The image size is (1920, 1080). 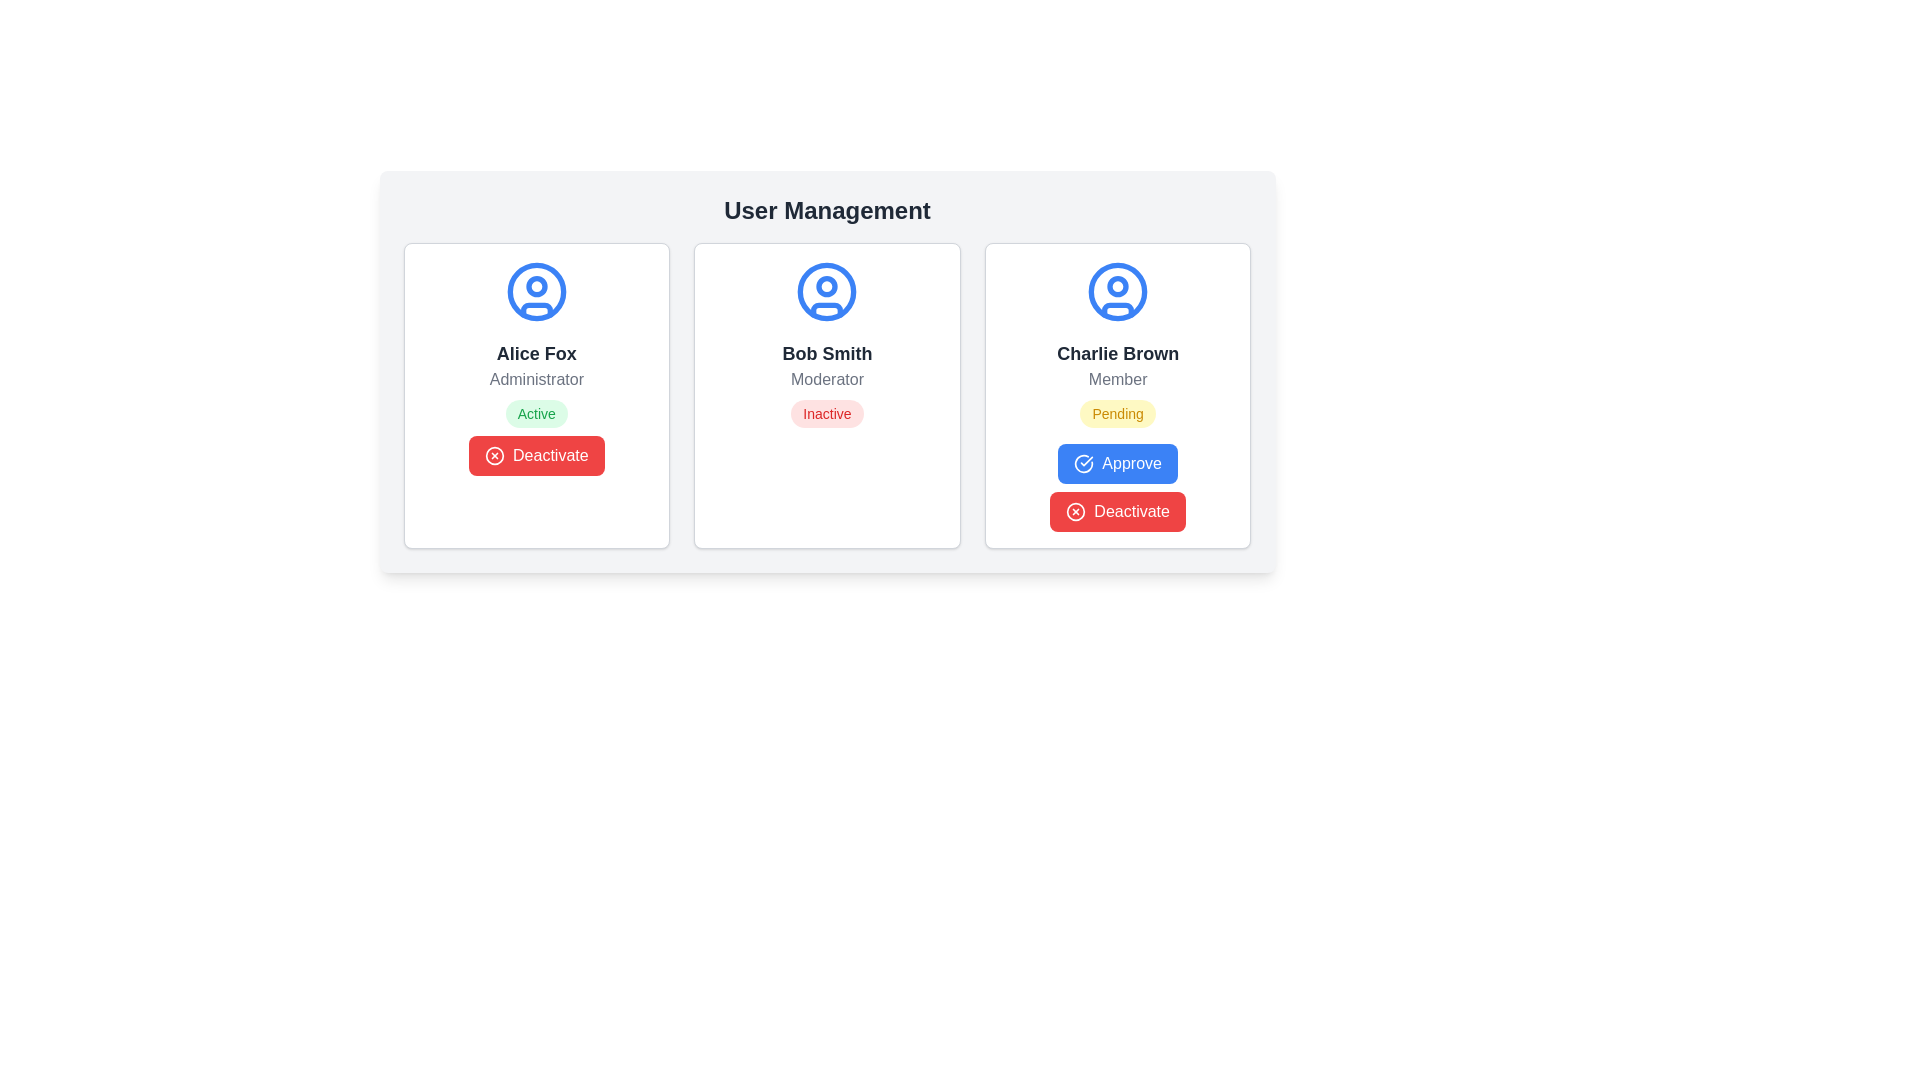 What do you see at coordinates (536, 292) in the screenshot?
I see `the blue user profile icon with a circular design located at the top of the card labeled 'Alice Fox'` at bounding box center [536, 292].